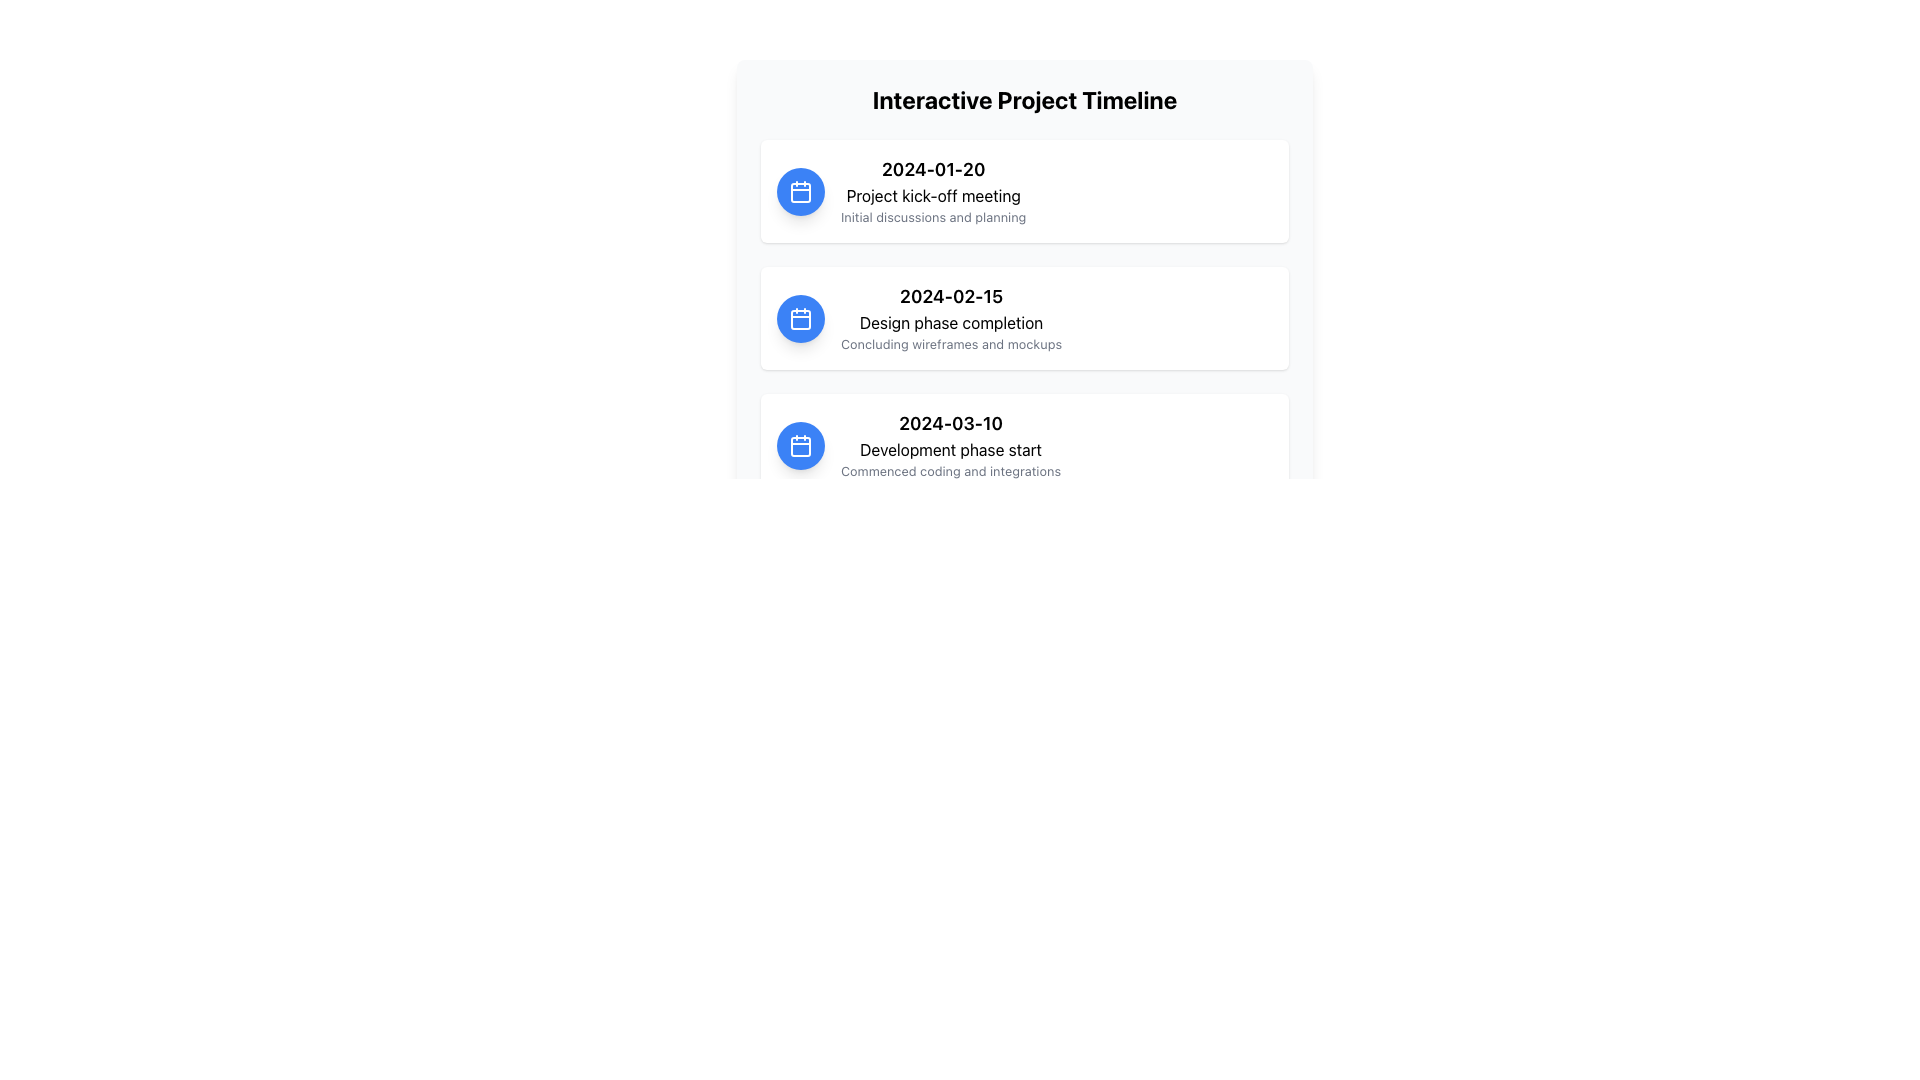 The height and width of the screenshot is (1080, 1920). What do you see at coordinates (1025, 316) in the screenshot?
I see `information displayed on the second card in the vertically stacked list of project timeline events, which includes the date, title, and detailed description` at bounding box center [1025, 316].